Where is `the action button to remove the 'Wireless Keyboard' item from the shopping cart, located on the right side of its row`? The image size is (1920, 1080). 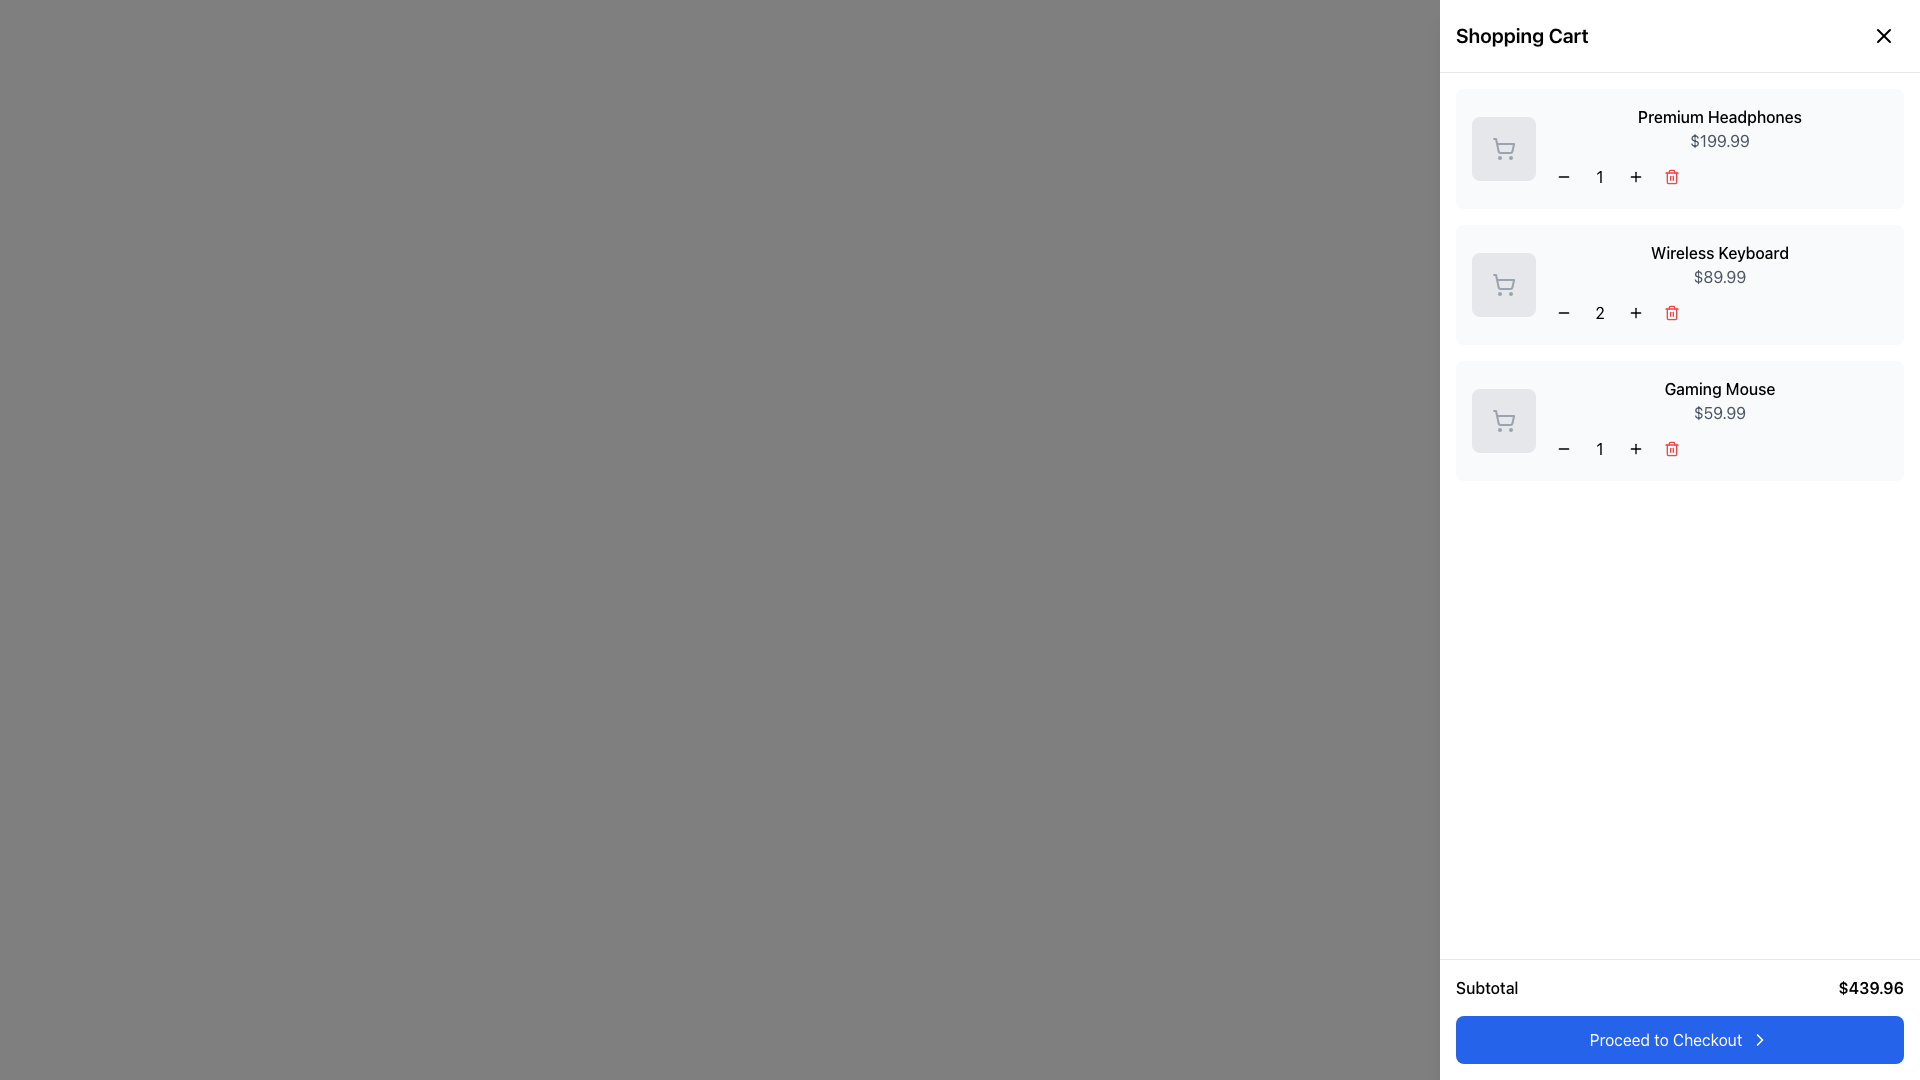
the action button to remove the 'Wireless Keyboard' item from the shopping cart, located on the right side of its row is located at coordinates (1671, 312).